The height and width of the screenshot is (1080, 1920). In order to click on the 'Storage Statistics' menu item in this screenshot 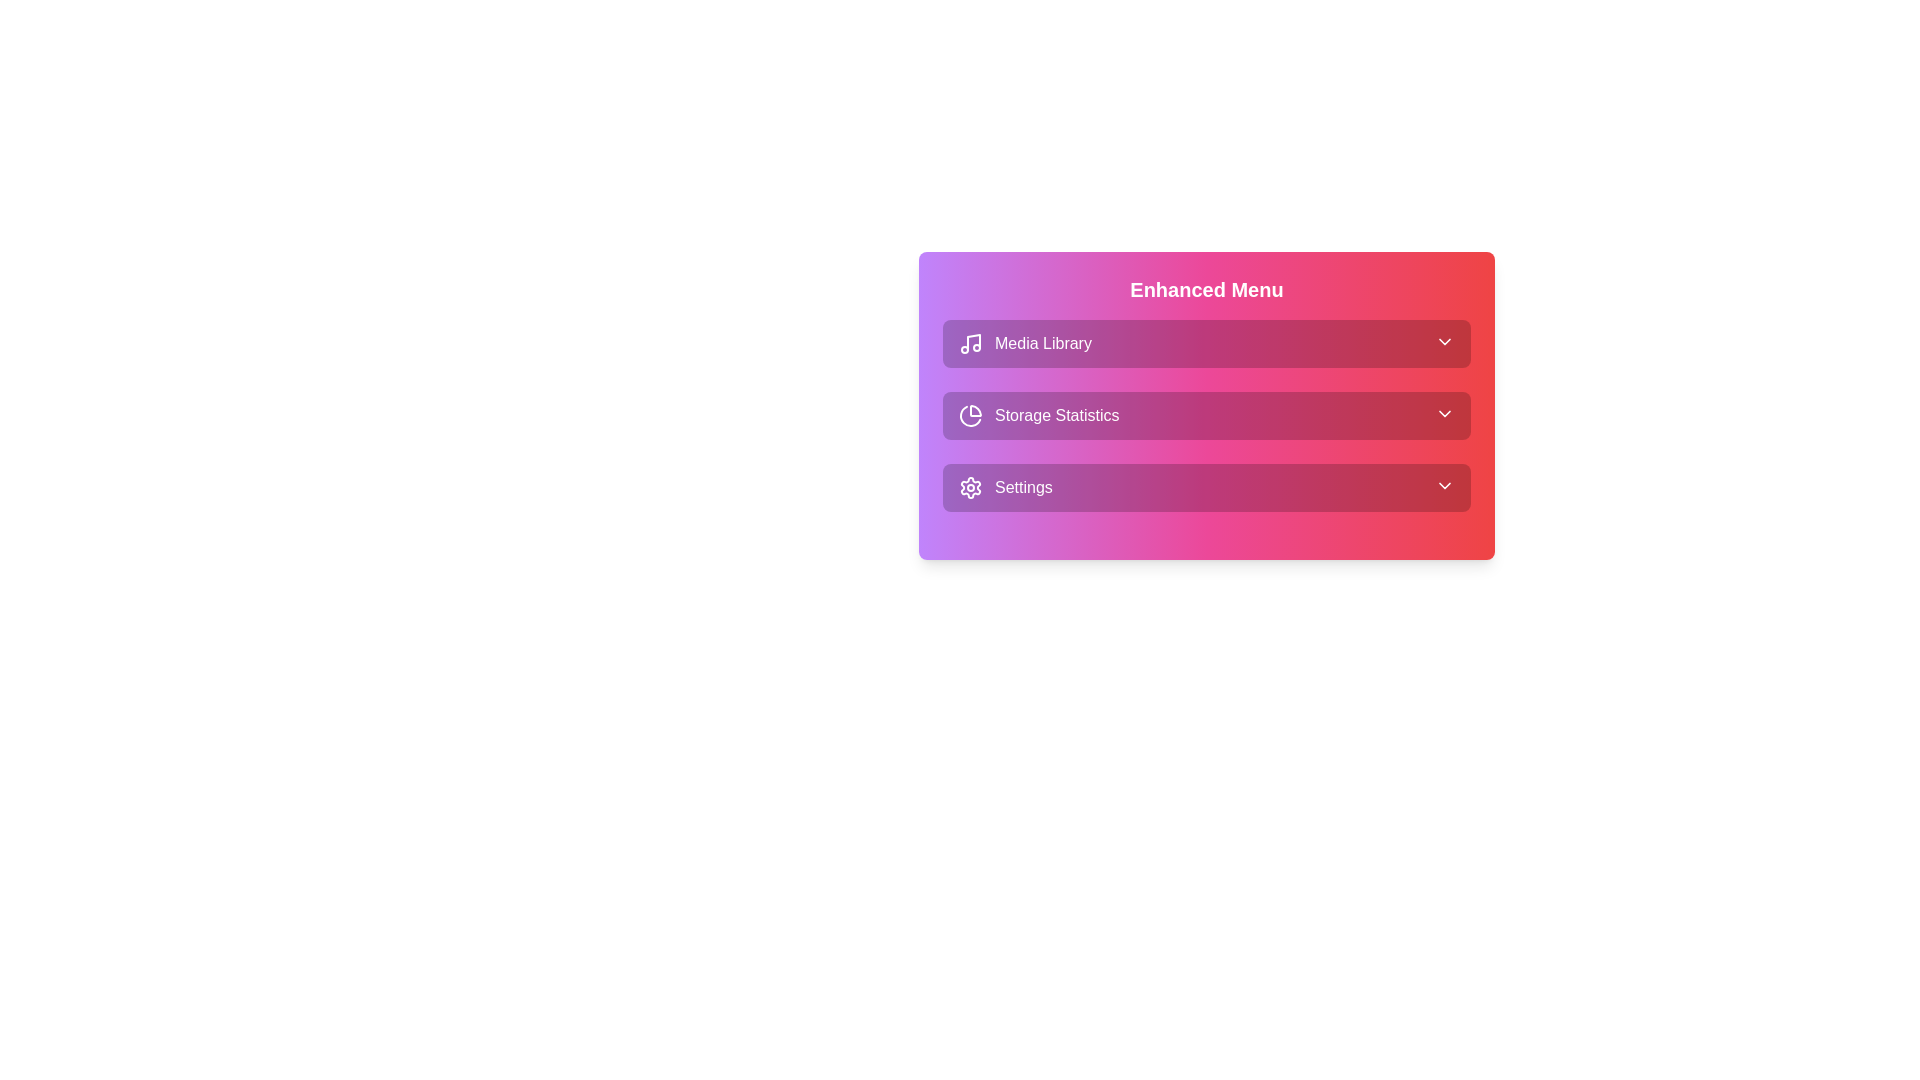, I will do `click(1205, 405)`.